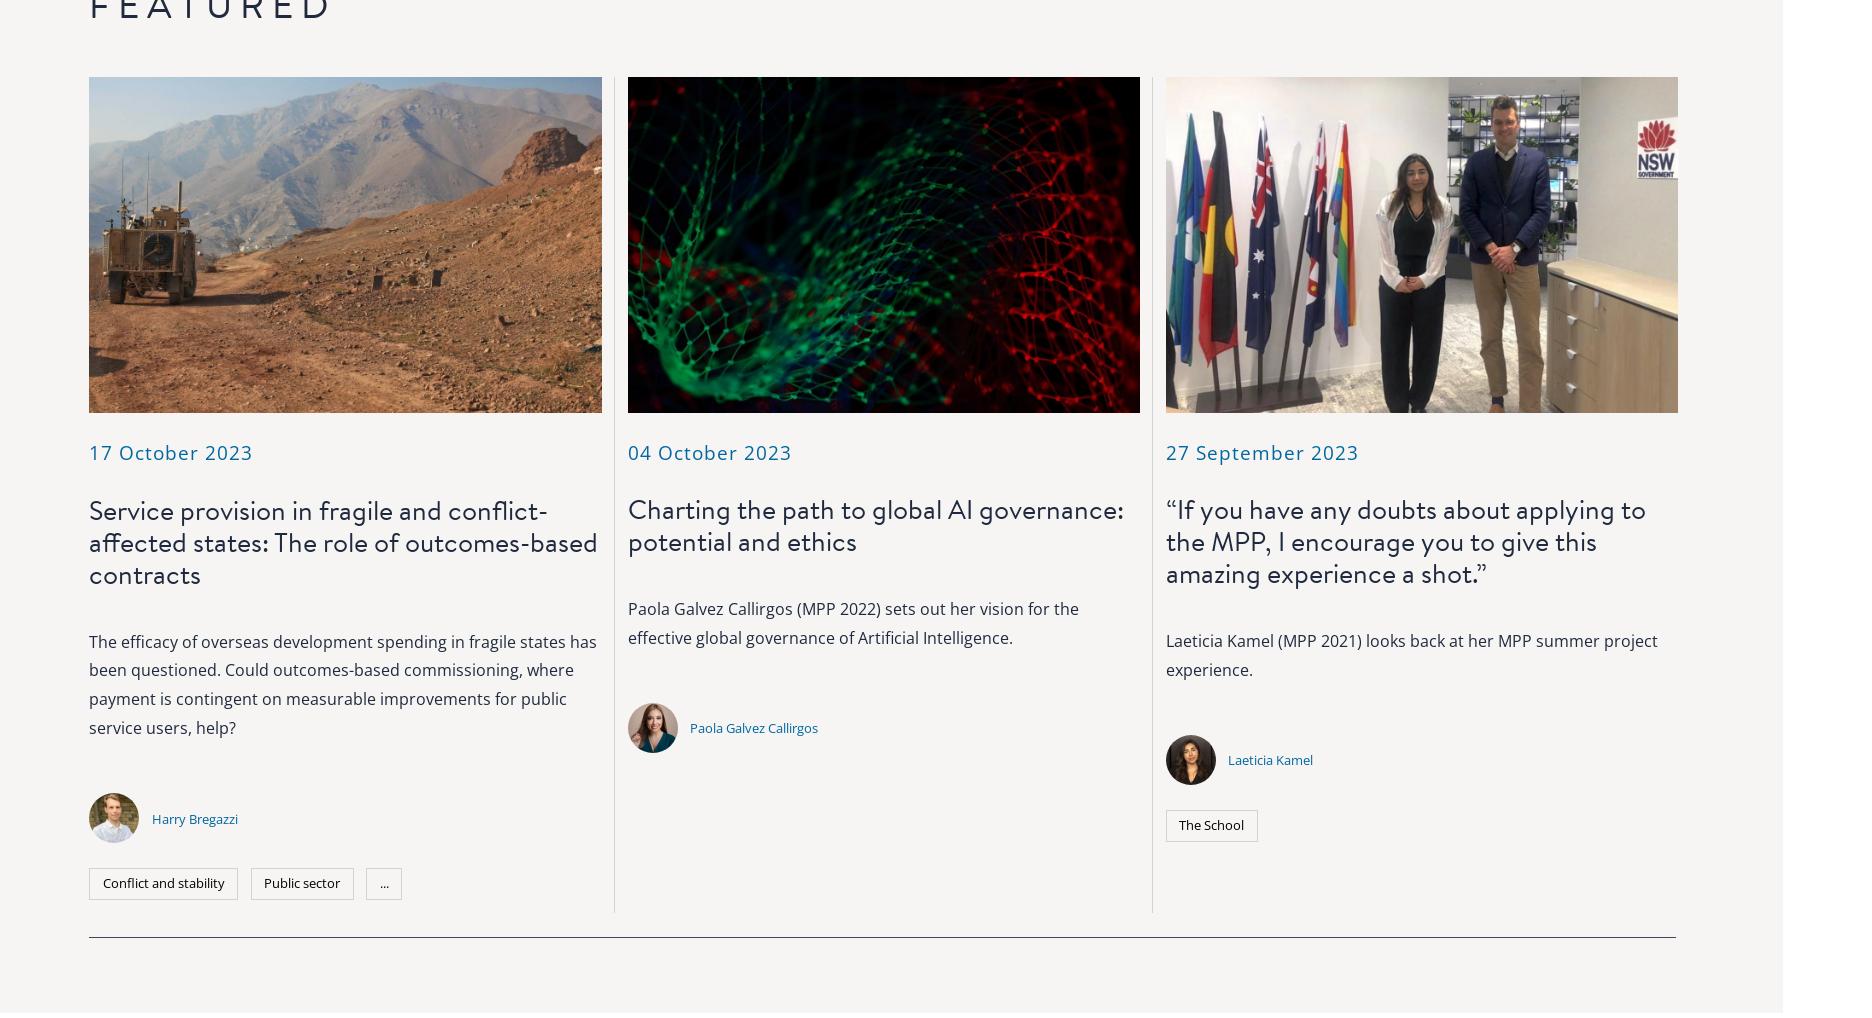  What do you see at coordinates (1091, 733) in the screenshot?
I see `'Governance'` at bounding box center [1091, 733].